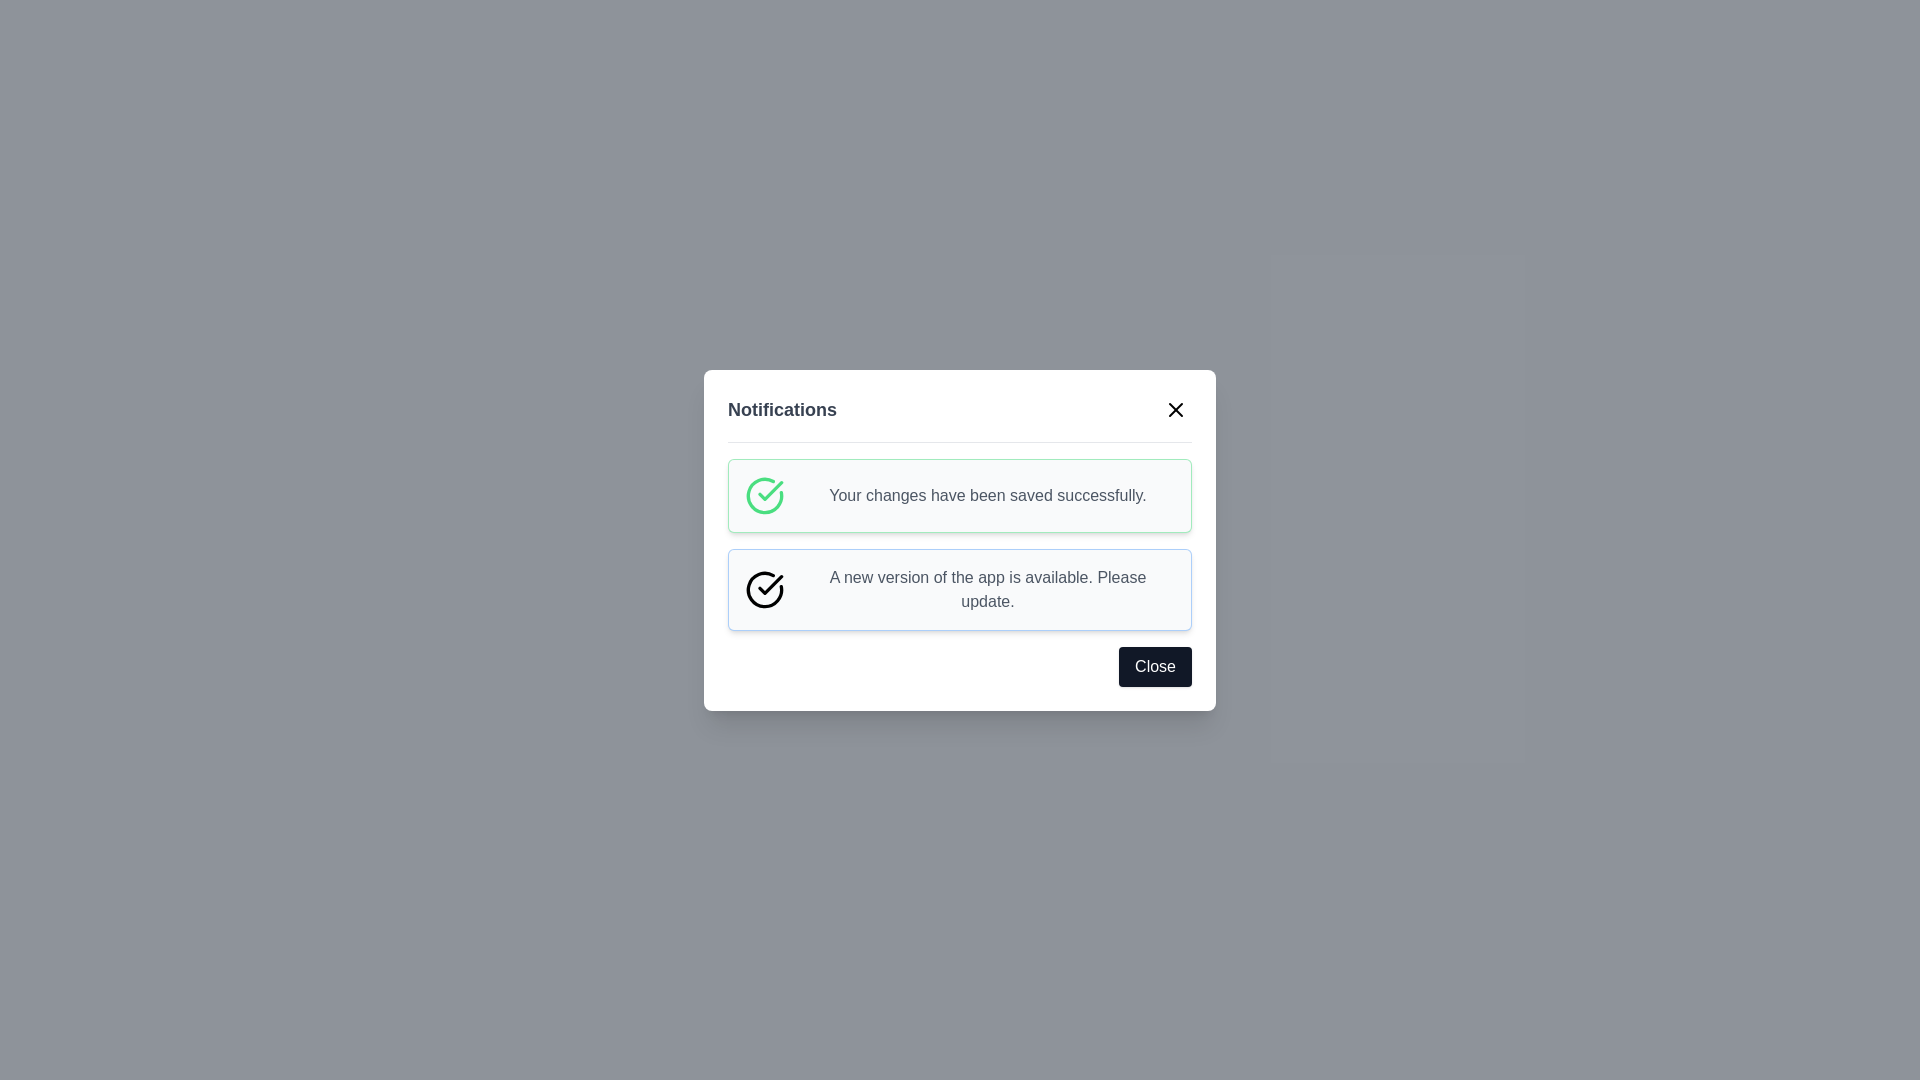  Describe the element at coordinates (1176, 408) in the screenshot. I see `the circular icon button with an 'X' shape in black line art located at the far-right of the header section of the modal dialog, next to 'Notifications', to apply a hover effect` at that location.